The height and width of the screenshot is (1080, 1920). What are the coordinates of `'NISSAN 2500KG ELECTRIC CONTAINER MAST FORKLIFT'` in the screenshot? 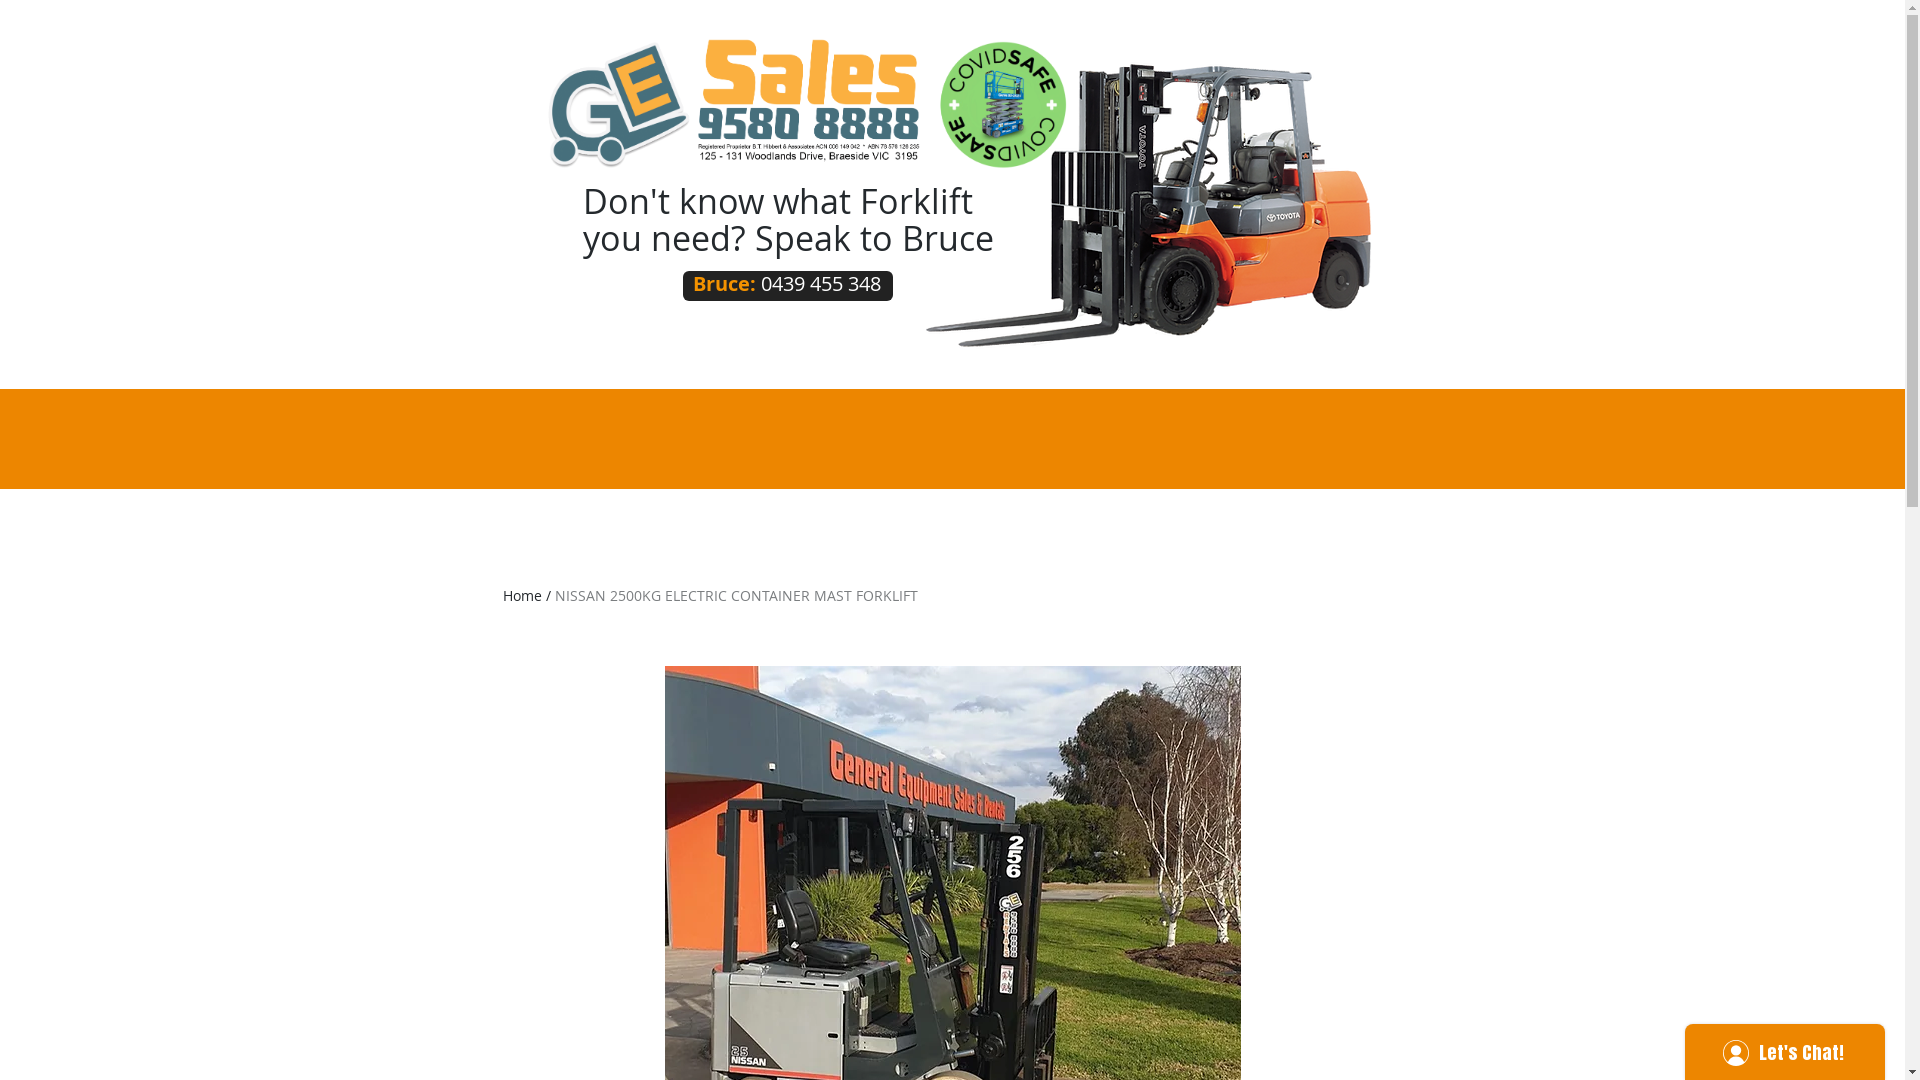 It's located at (734, 594).